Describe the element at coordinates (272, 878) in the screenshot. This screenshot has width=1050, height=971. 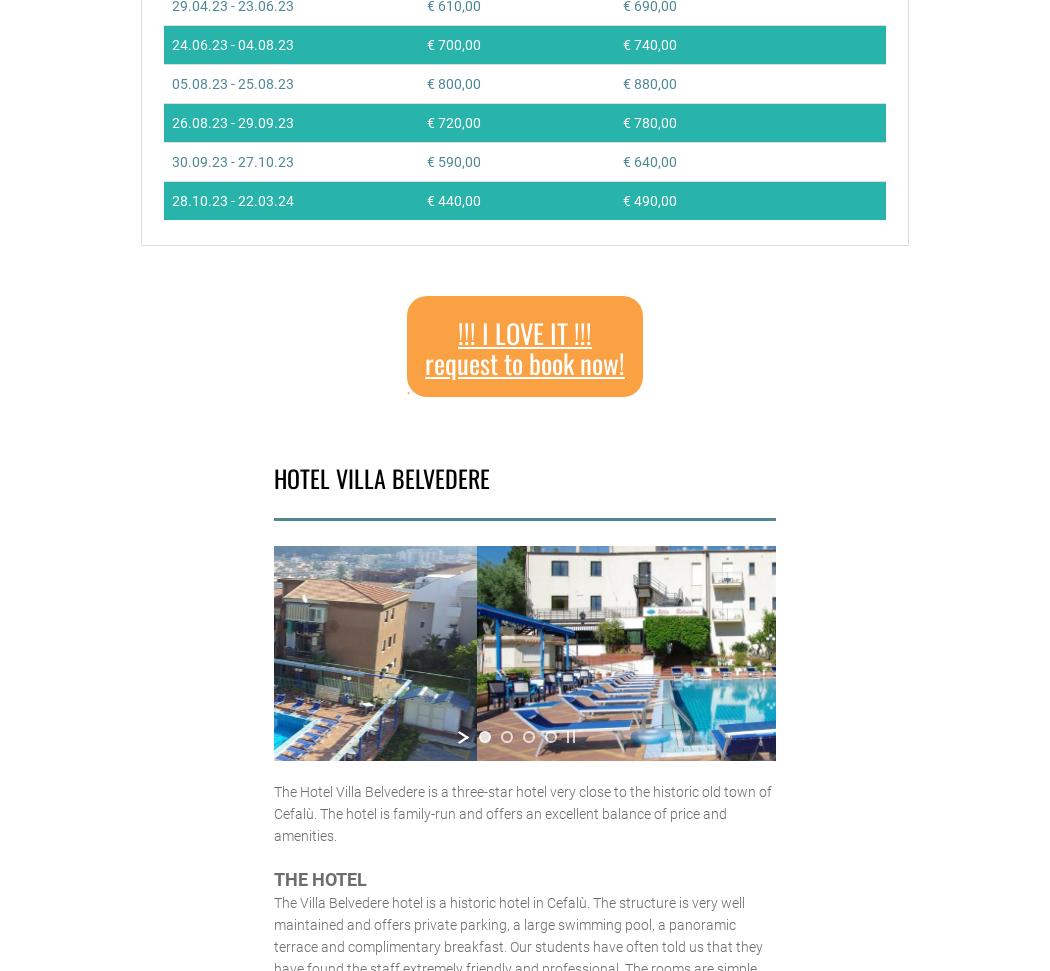
I see `'THE HOTEL'` at that location.